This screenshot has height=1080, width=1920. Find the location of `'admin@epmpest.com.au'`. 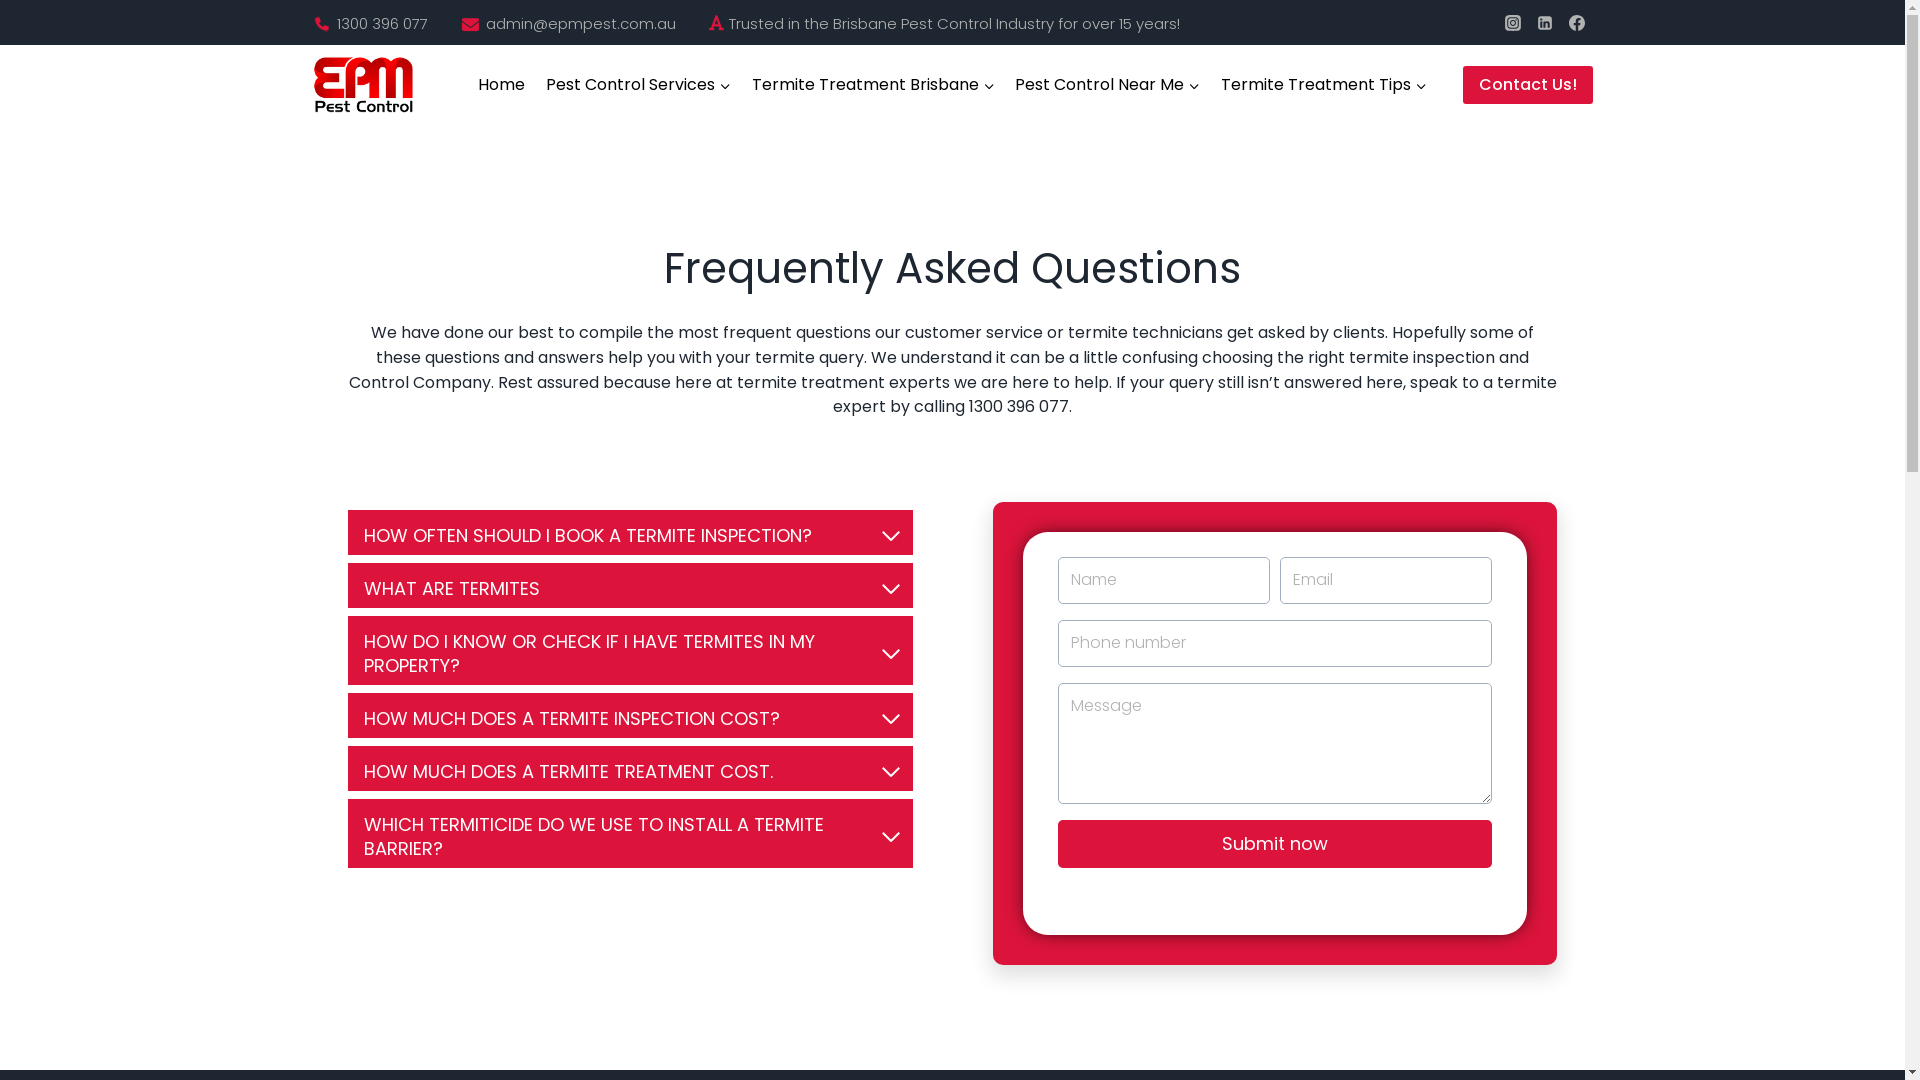

'admin@epmpest.com.au' is located at coordinates (579, 22).